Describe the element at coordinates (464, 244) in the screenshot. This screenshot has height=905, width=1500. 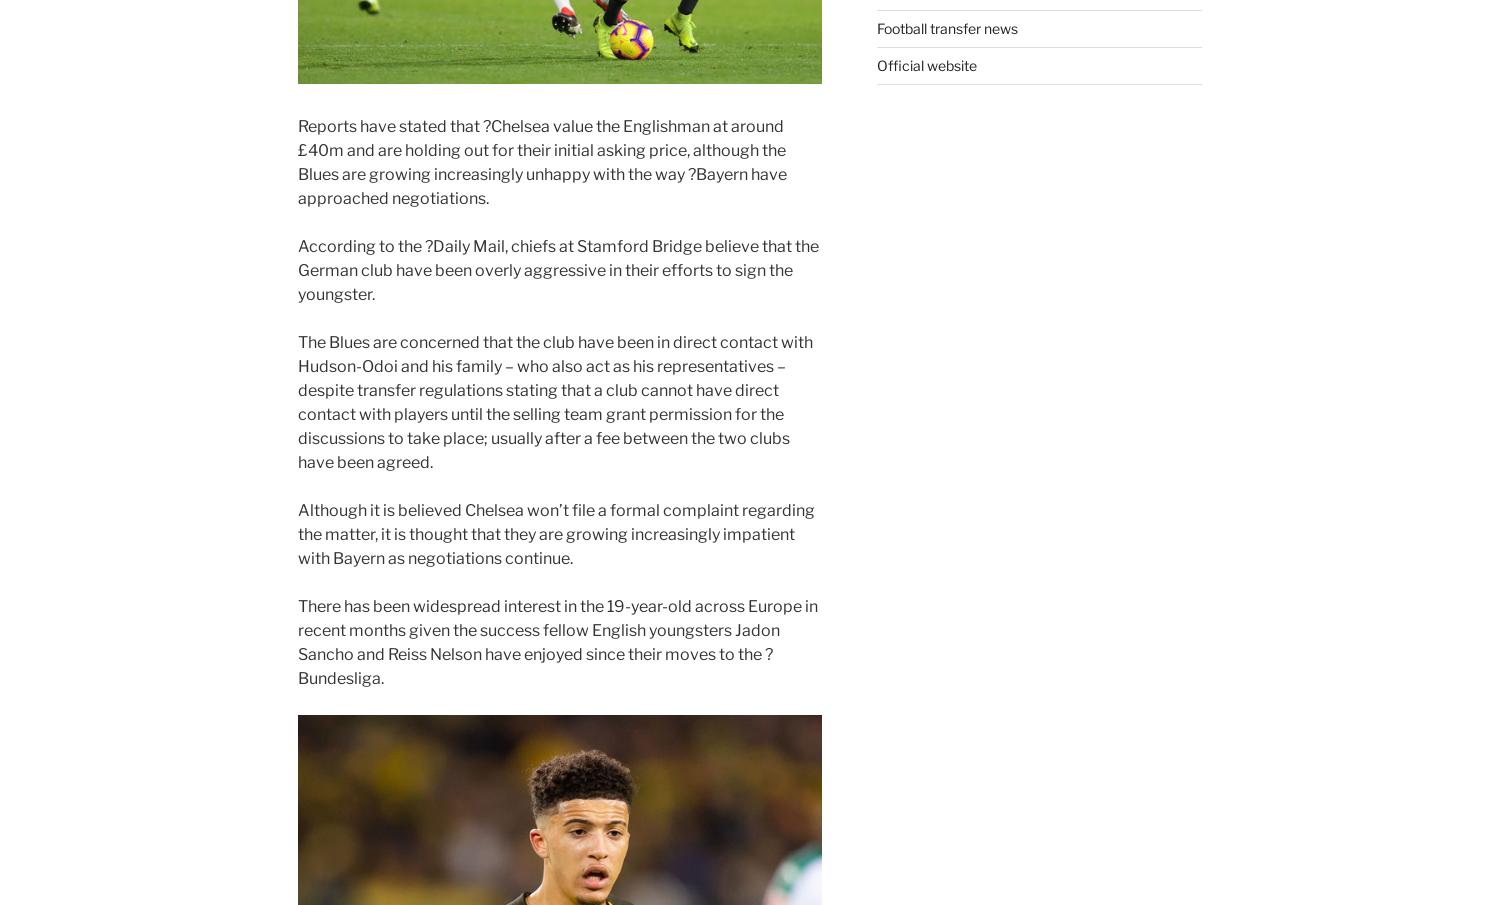
I see `'?Daily Mail'` at that location.